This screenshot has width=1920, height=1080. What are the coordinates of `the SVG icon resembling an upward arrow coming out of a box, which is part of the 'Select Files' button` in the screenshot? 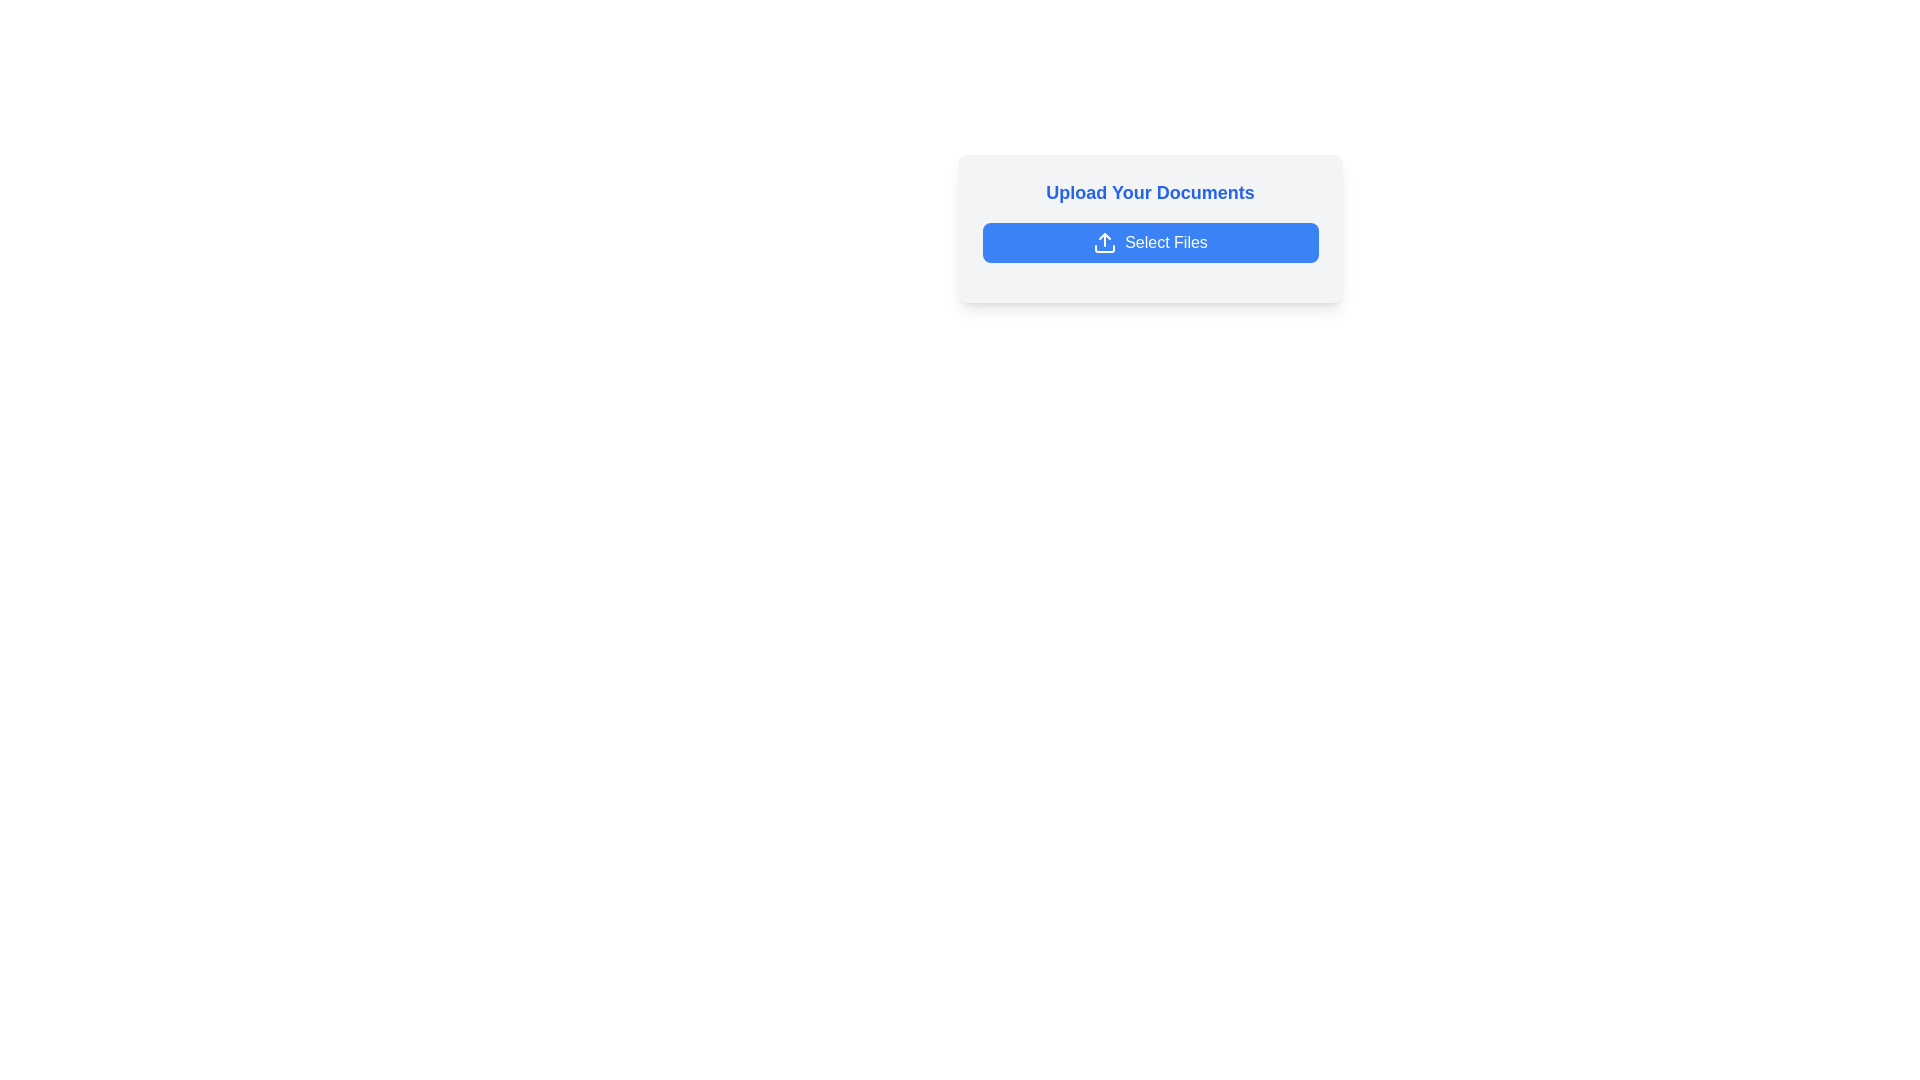 It's located at (1104, 242).